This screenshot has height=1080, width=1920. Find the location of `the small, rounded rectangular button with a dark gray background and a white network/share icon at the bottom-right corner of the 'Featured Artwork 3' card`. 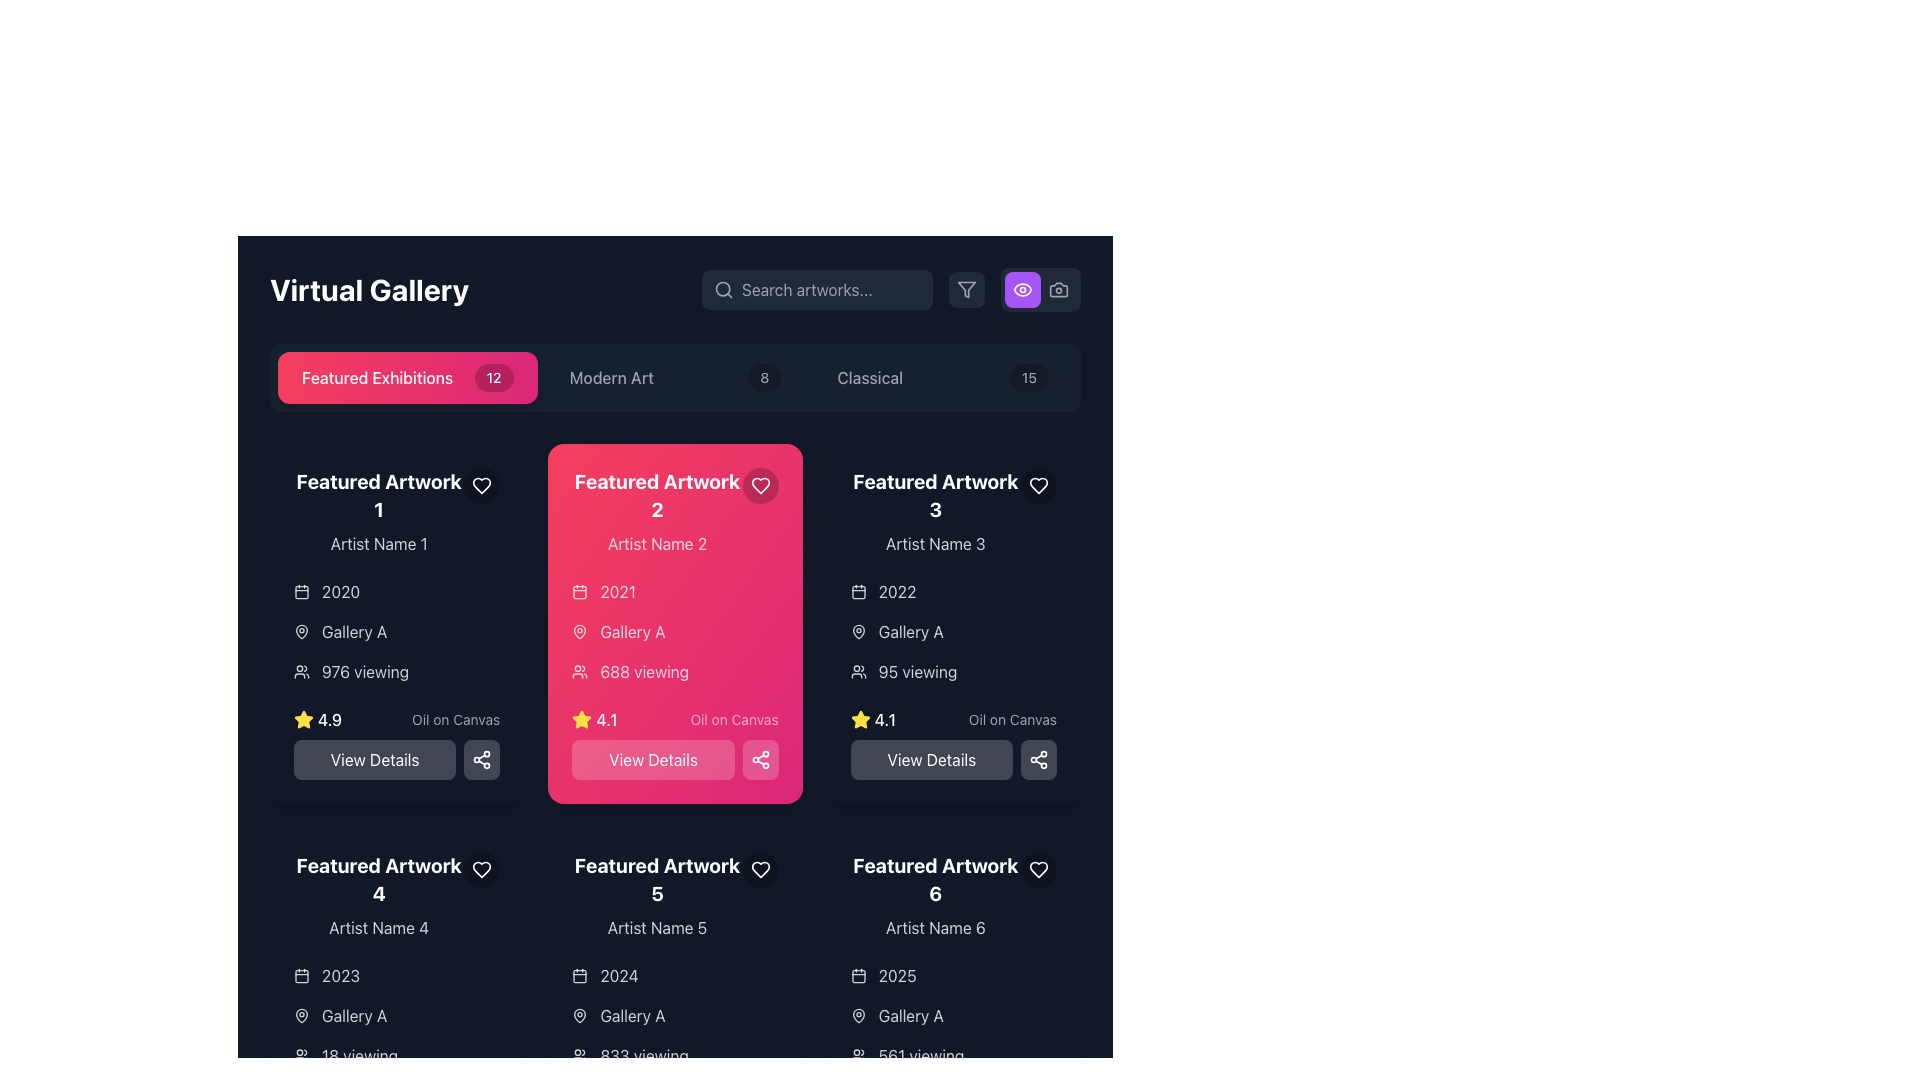

the small, rounded rectangular button with a dark gray background and a white network/share icon at the bottom-right corner of the 'Featured Artwork 3' card is located at coordinates (1038, 759).